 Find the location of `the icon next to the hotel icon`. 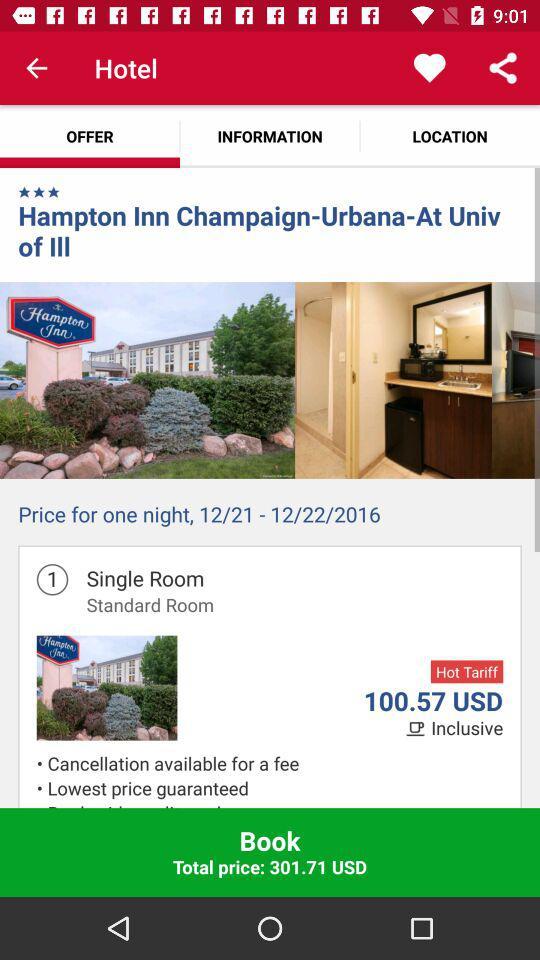

the icon next to the hotel icon is located at coordinates (36, 68).